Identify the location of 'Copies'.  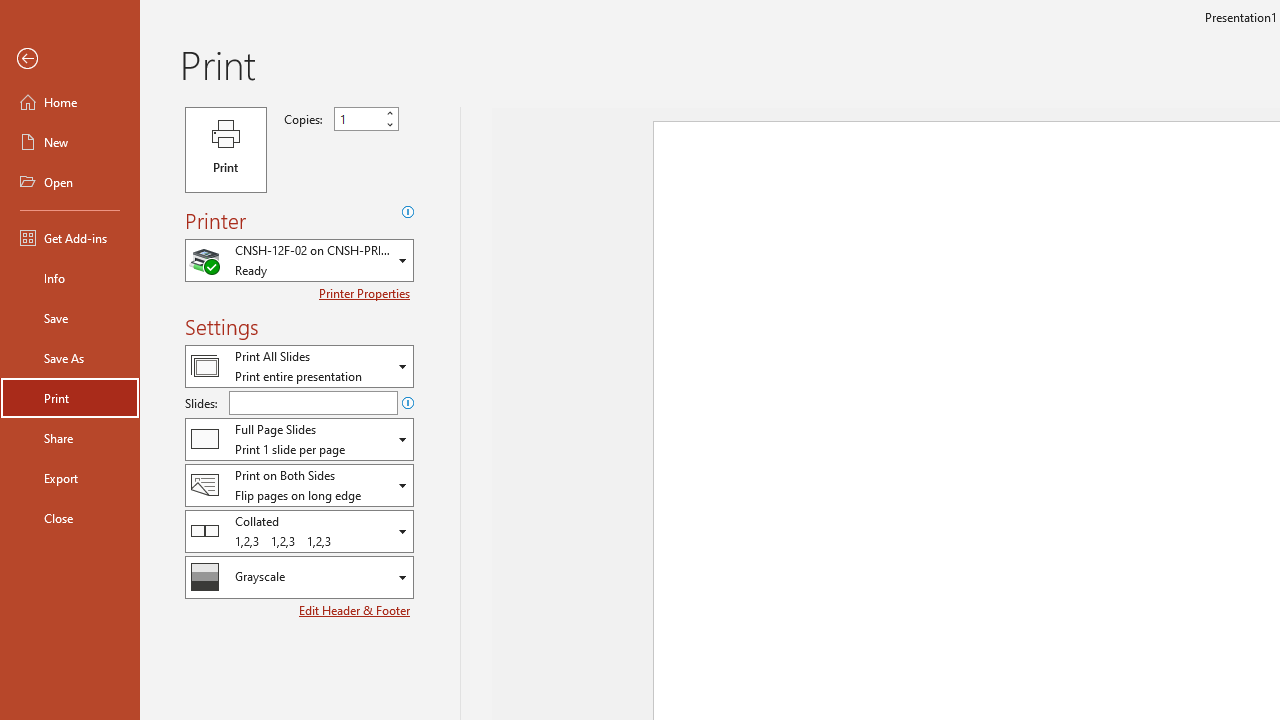
(358, 119).